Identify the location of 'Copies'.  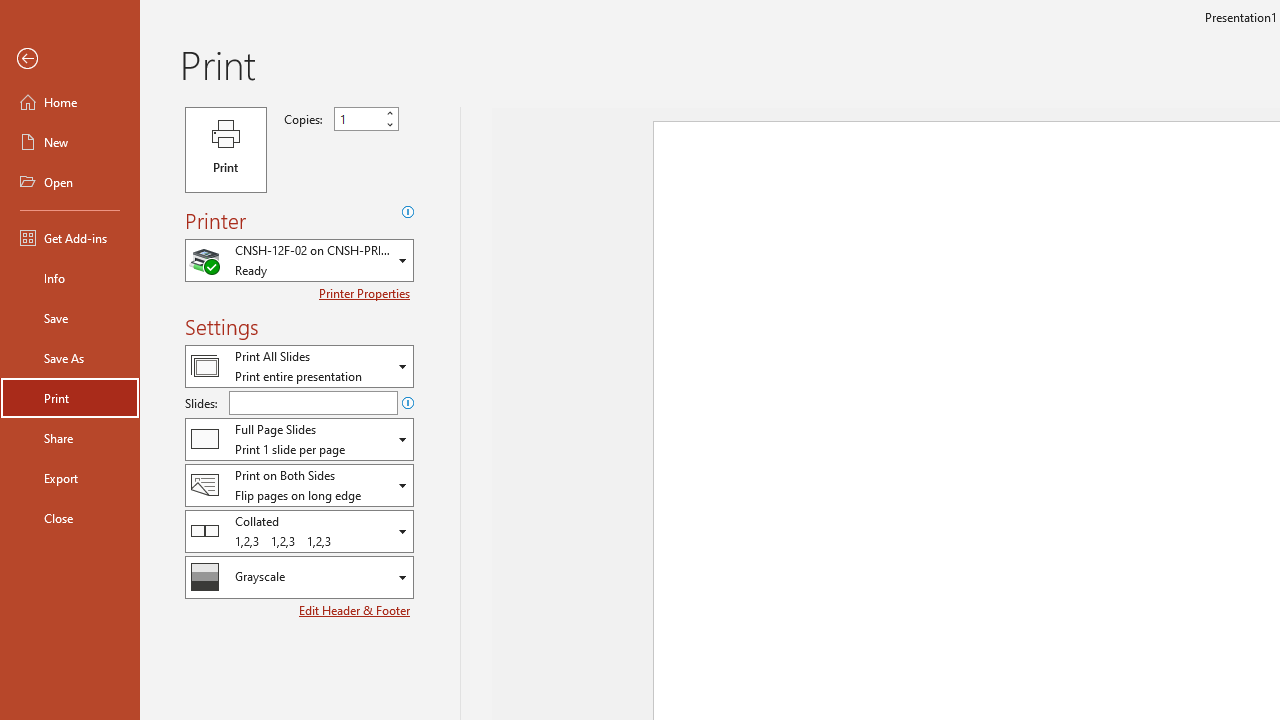
(358, 119).